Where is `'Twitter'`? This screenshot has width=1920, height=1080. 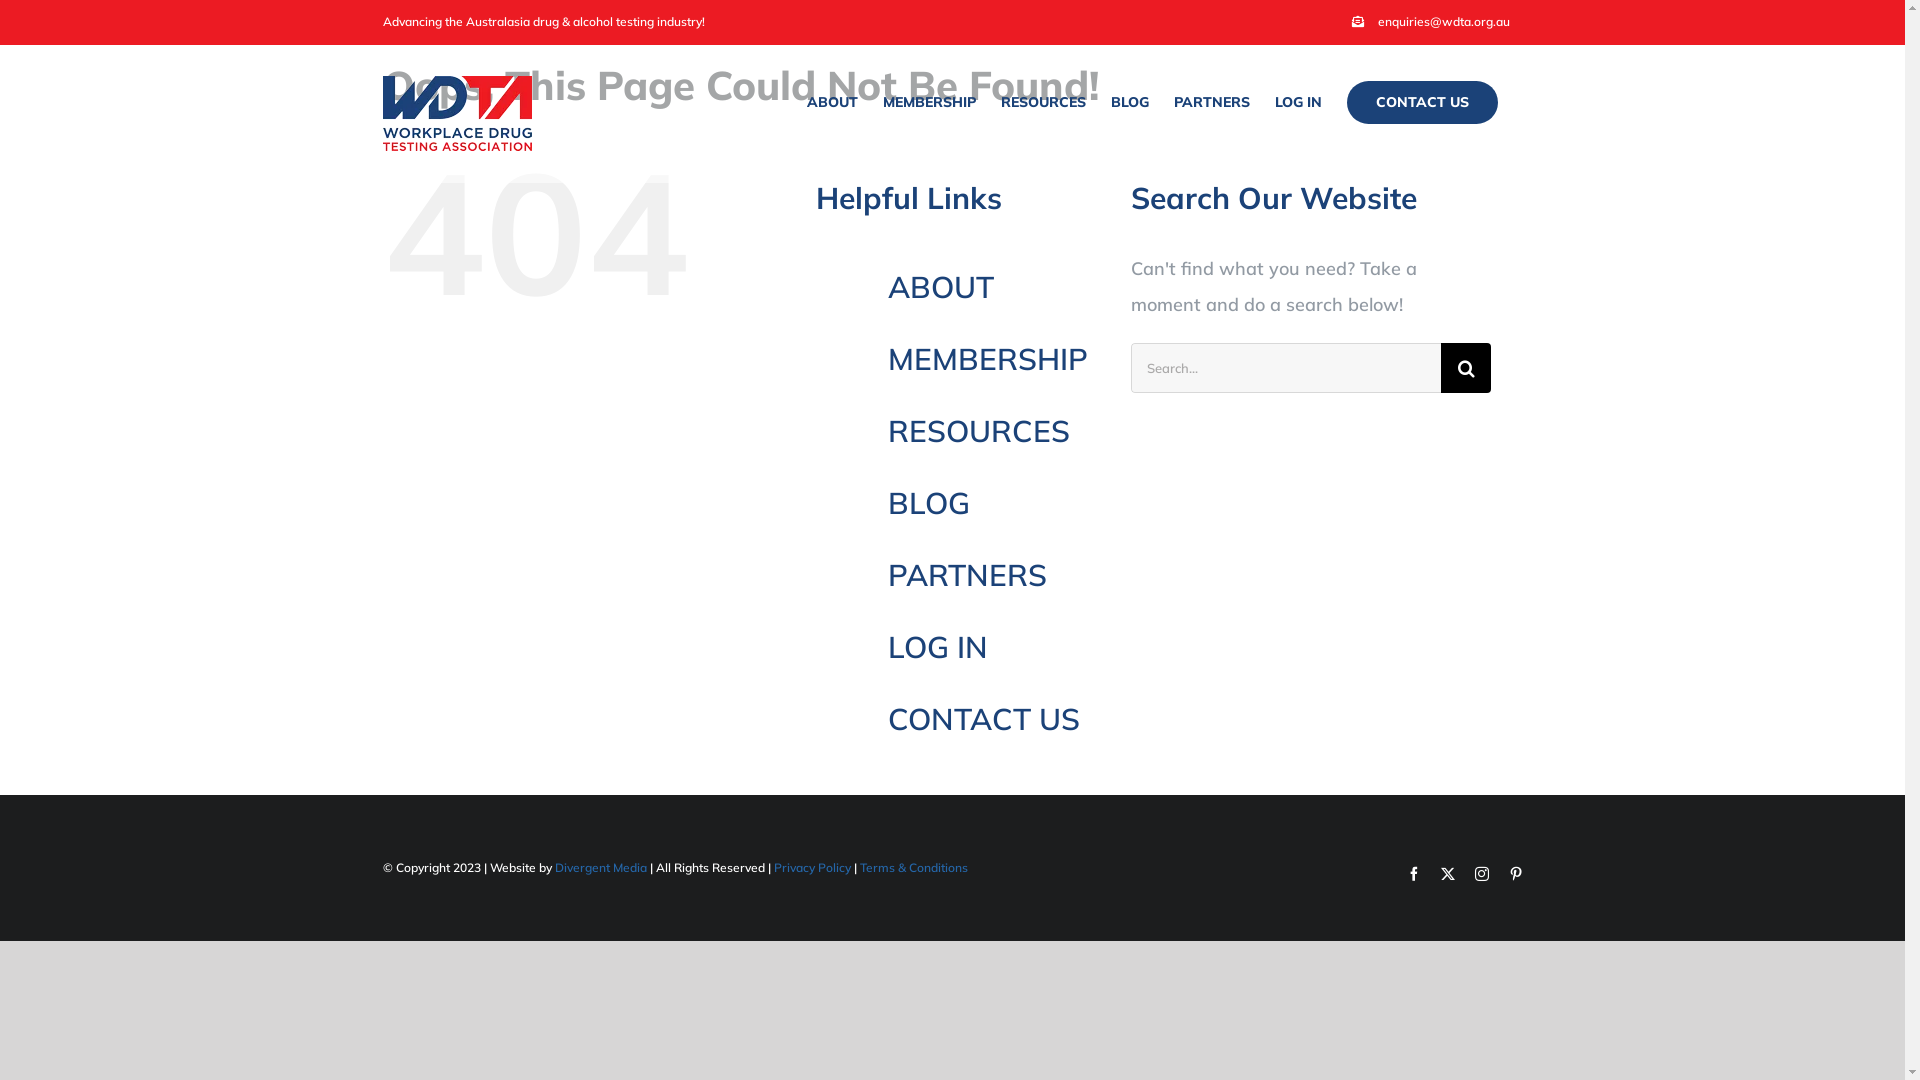 'Twitter' is located at coordinates (1440, 873).